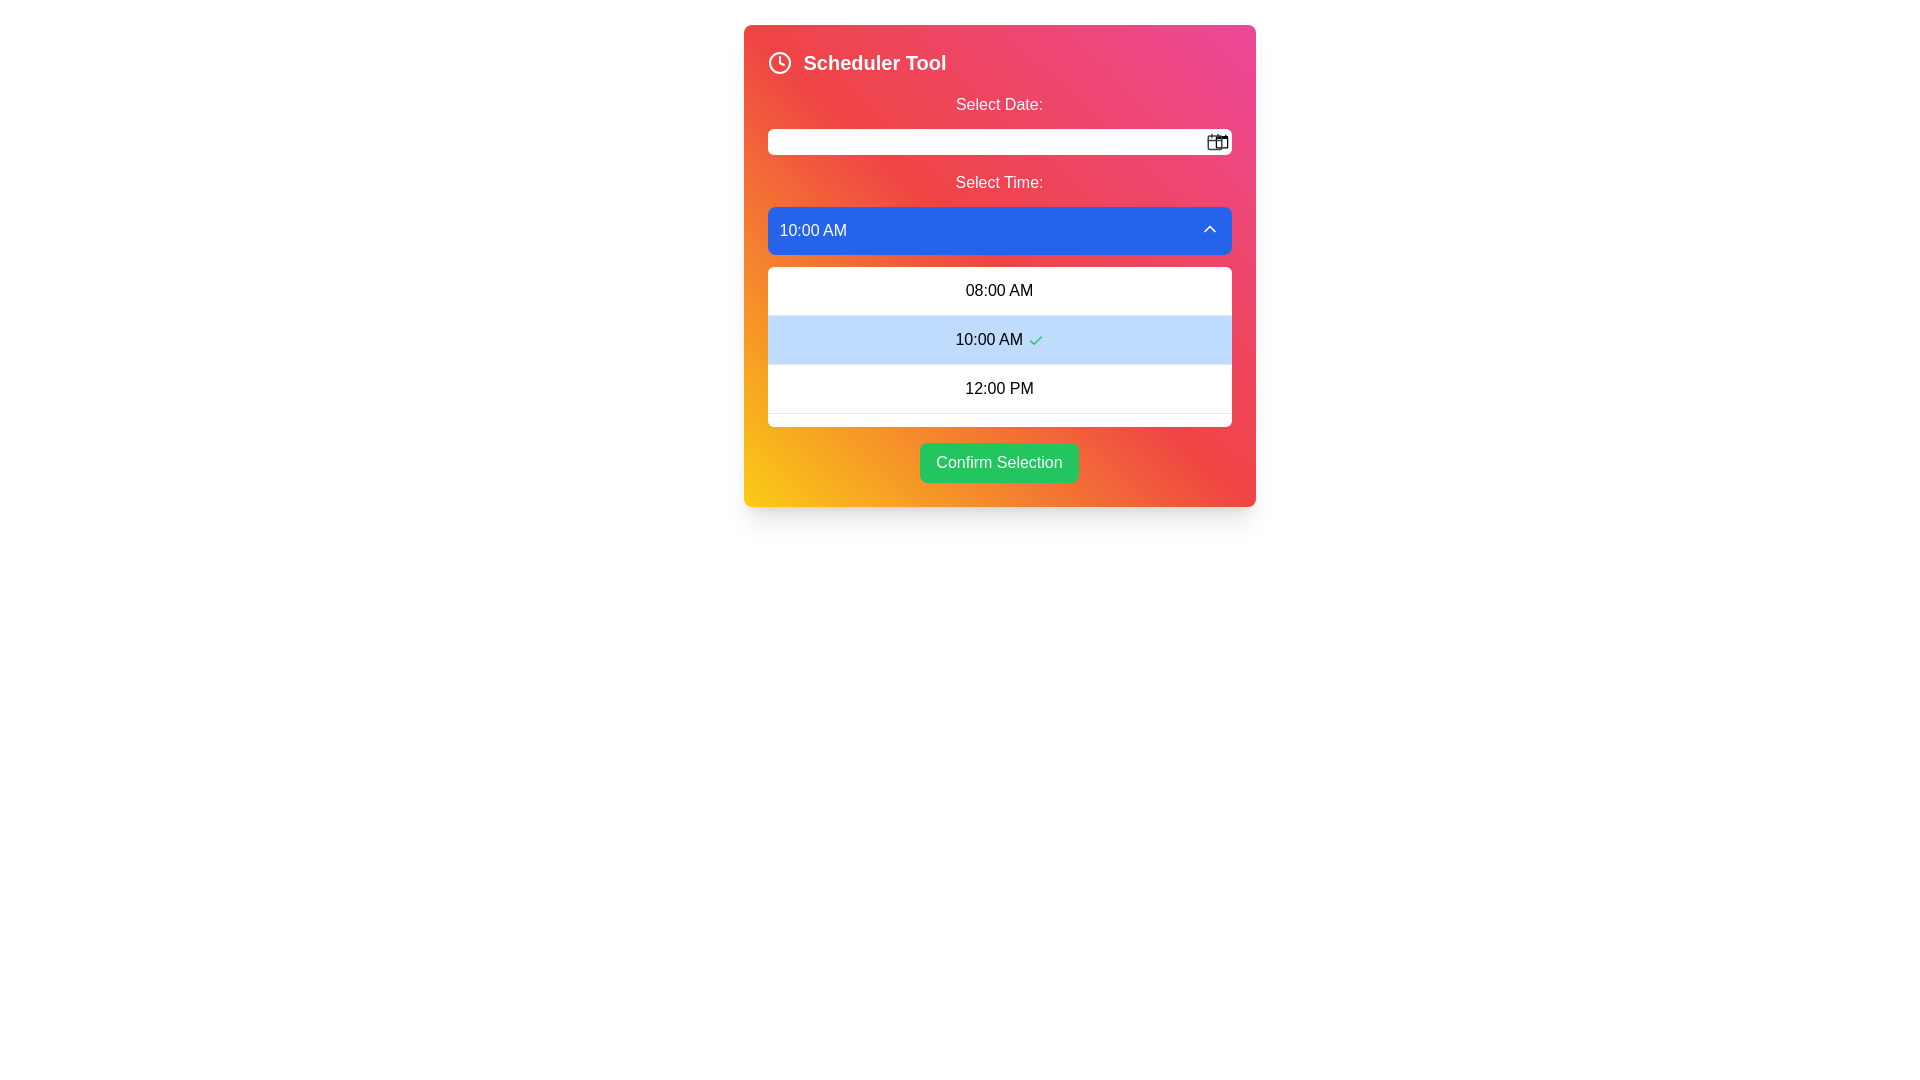 The image size is (1920, 1080). I want to click on the 'Confirm Selection' button, which has a green background and white text, using keyboard navigation, so click(999, 462).